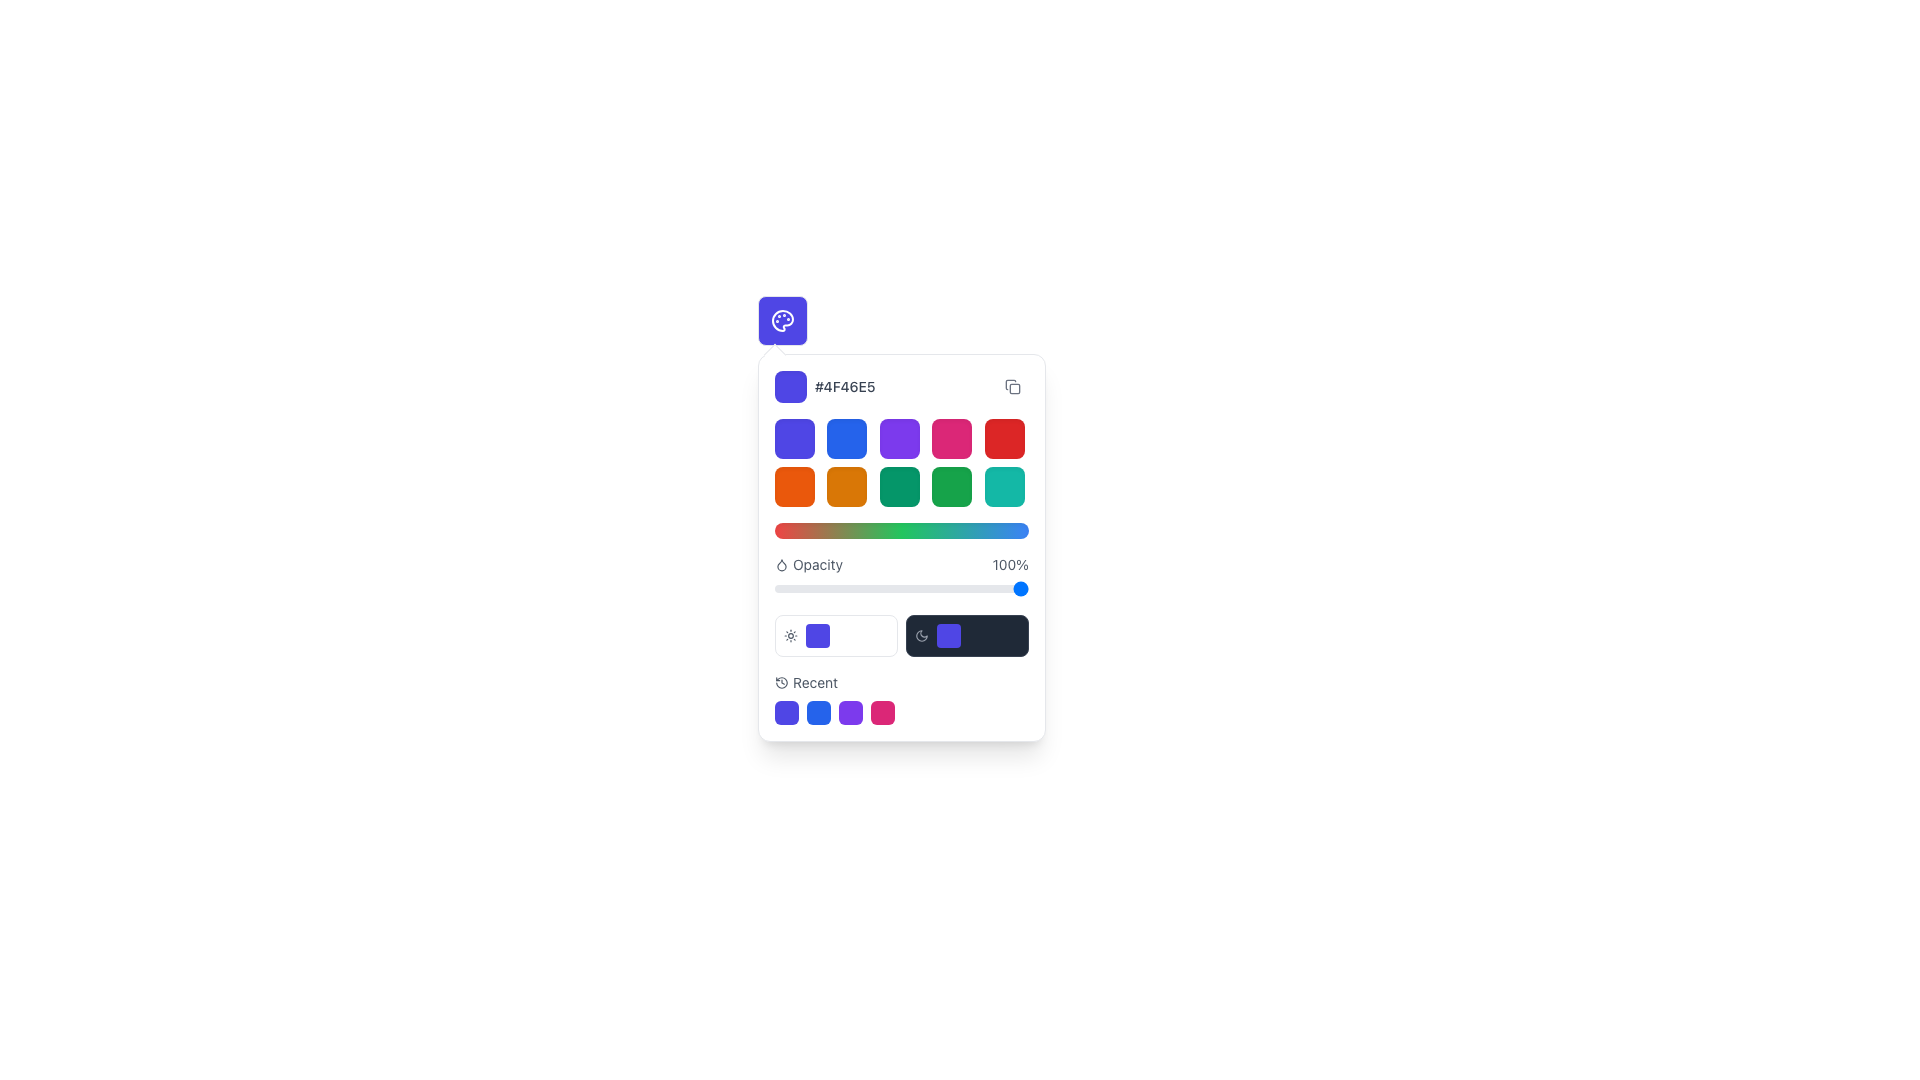 This screenshot has width=1920, height=1080. Describe the element at coordinates (898, 438) in the screenshot. I see `the third button in the first row of the 5x2 grid, which is a square-shaped button with a purple color and rounded corners, to observe the scaling effect` at that location.